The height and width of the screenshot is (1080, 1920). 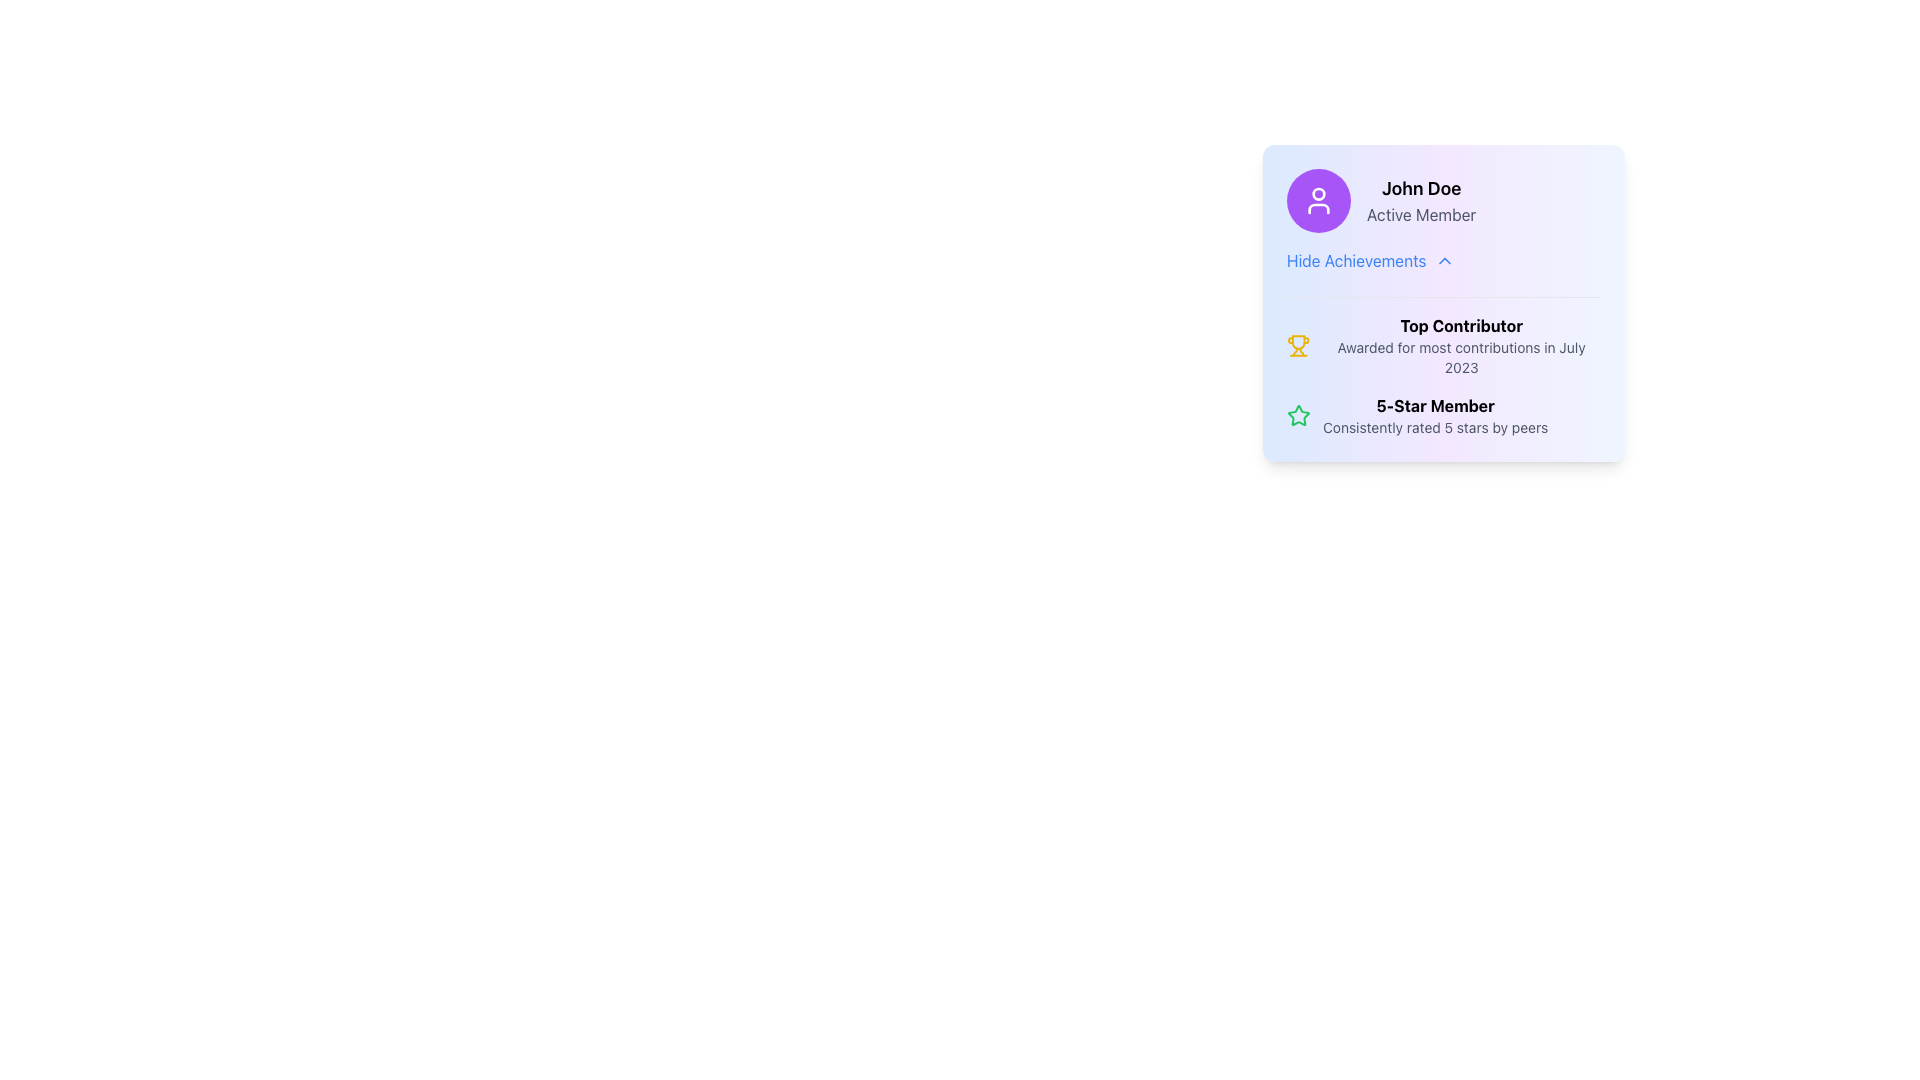 I want to click on the '5-Star Member' achievement icon located in the bottom-right area of the user profile card, which is directly below the 'Top Contributor' achievement section, so click(x=1299, y=414).